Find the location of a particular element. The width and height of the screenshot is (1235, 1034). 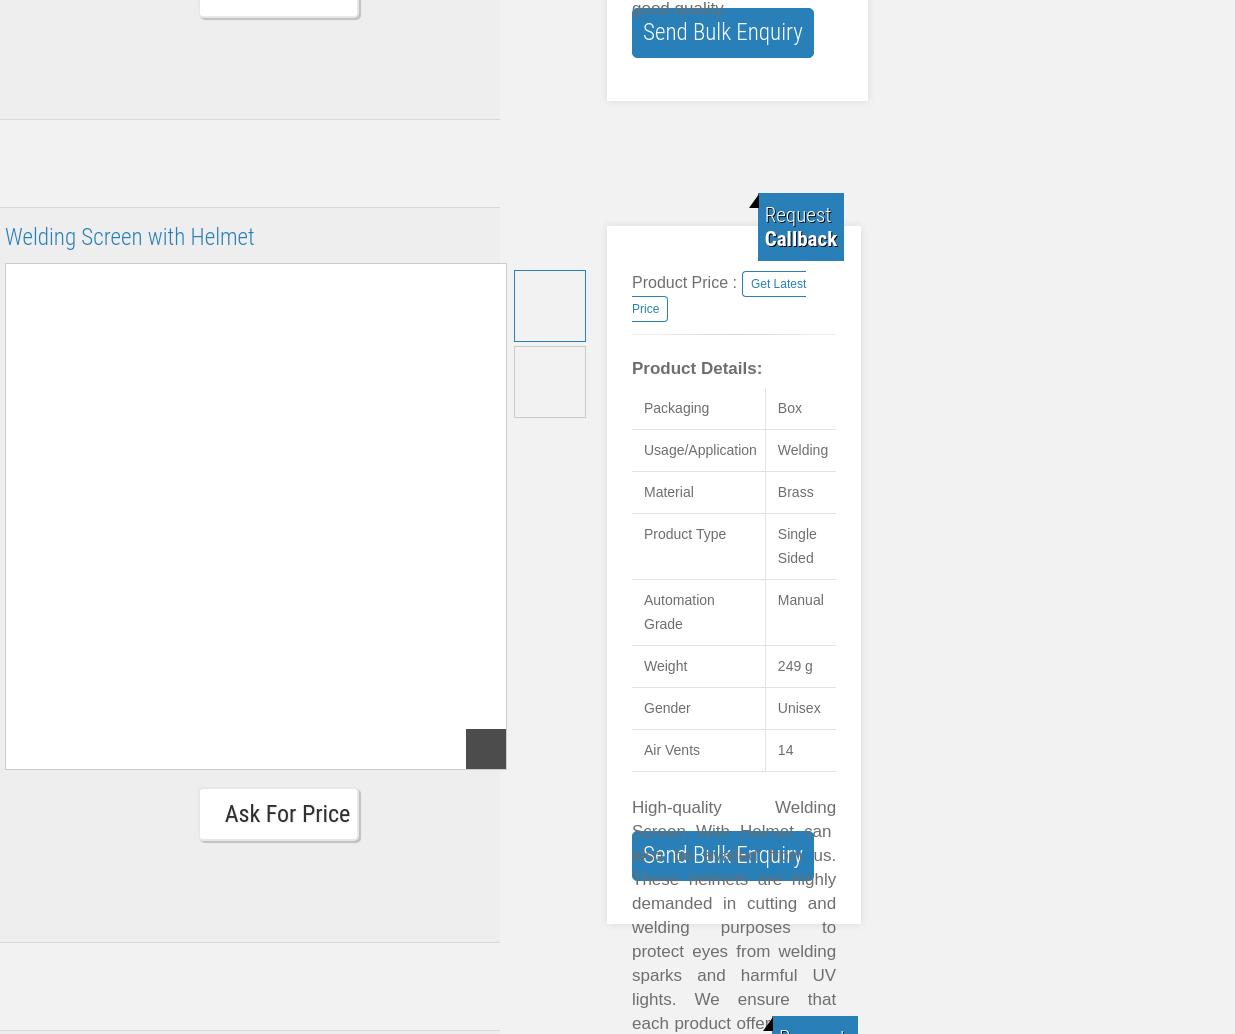

'Brass' is located at coordinates (794, 490).